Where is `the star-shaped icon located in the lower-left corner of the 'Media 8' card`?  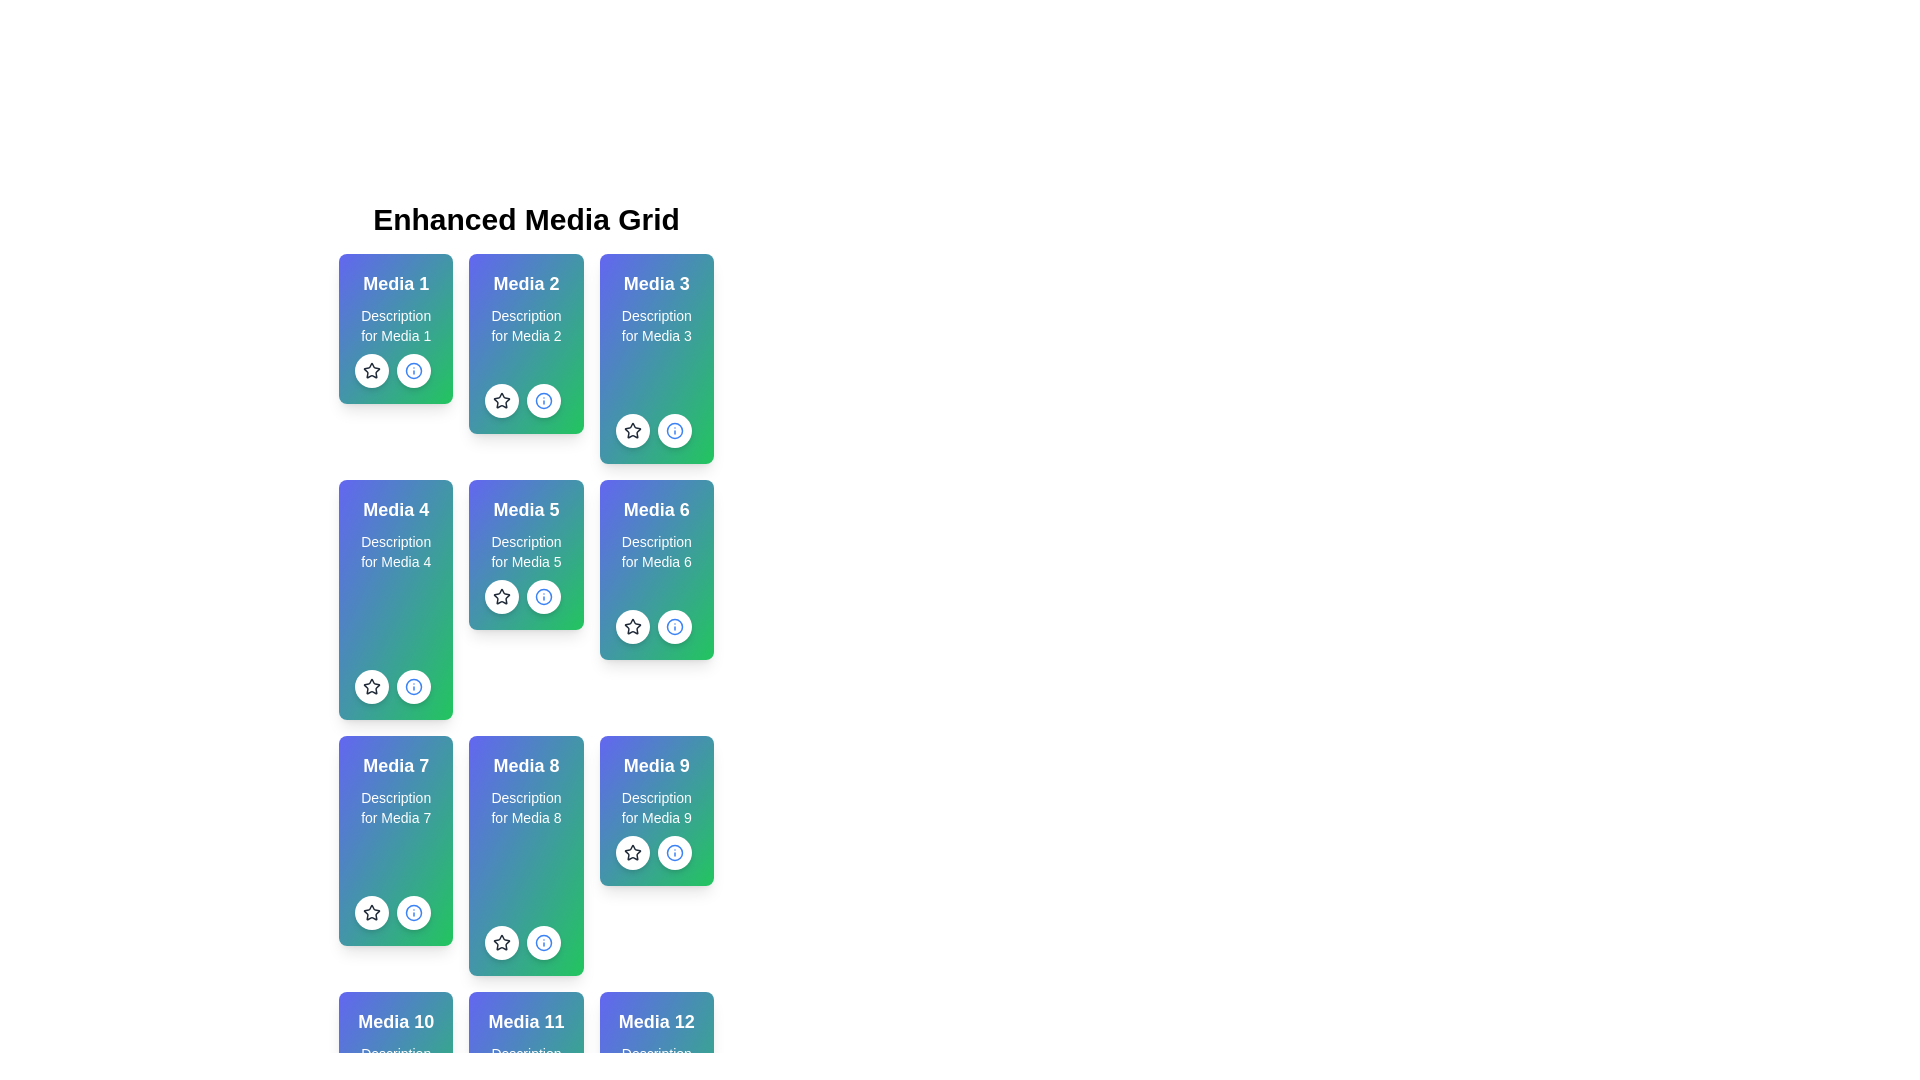 the star-shaped icon located in the lower-left corner of the 'Media 8' card is located at coordinates (502, 942).